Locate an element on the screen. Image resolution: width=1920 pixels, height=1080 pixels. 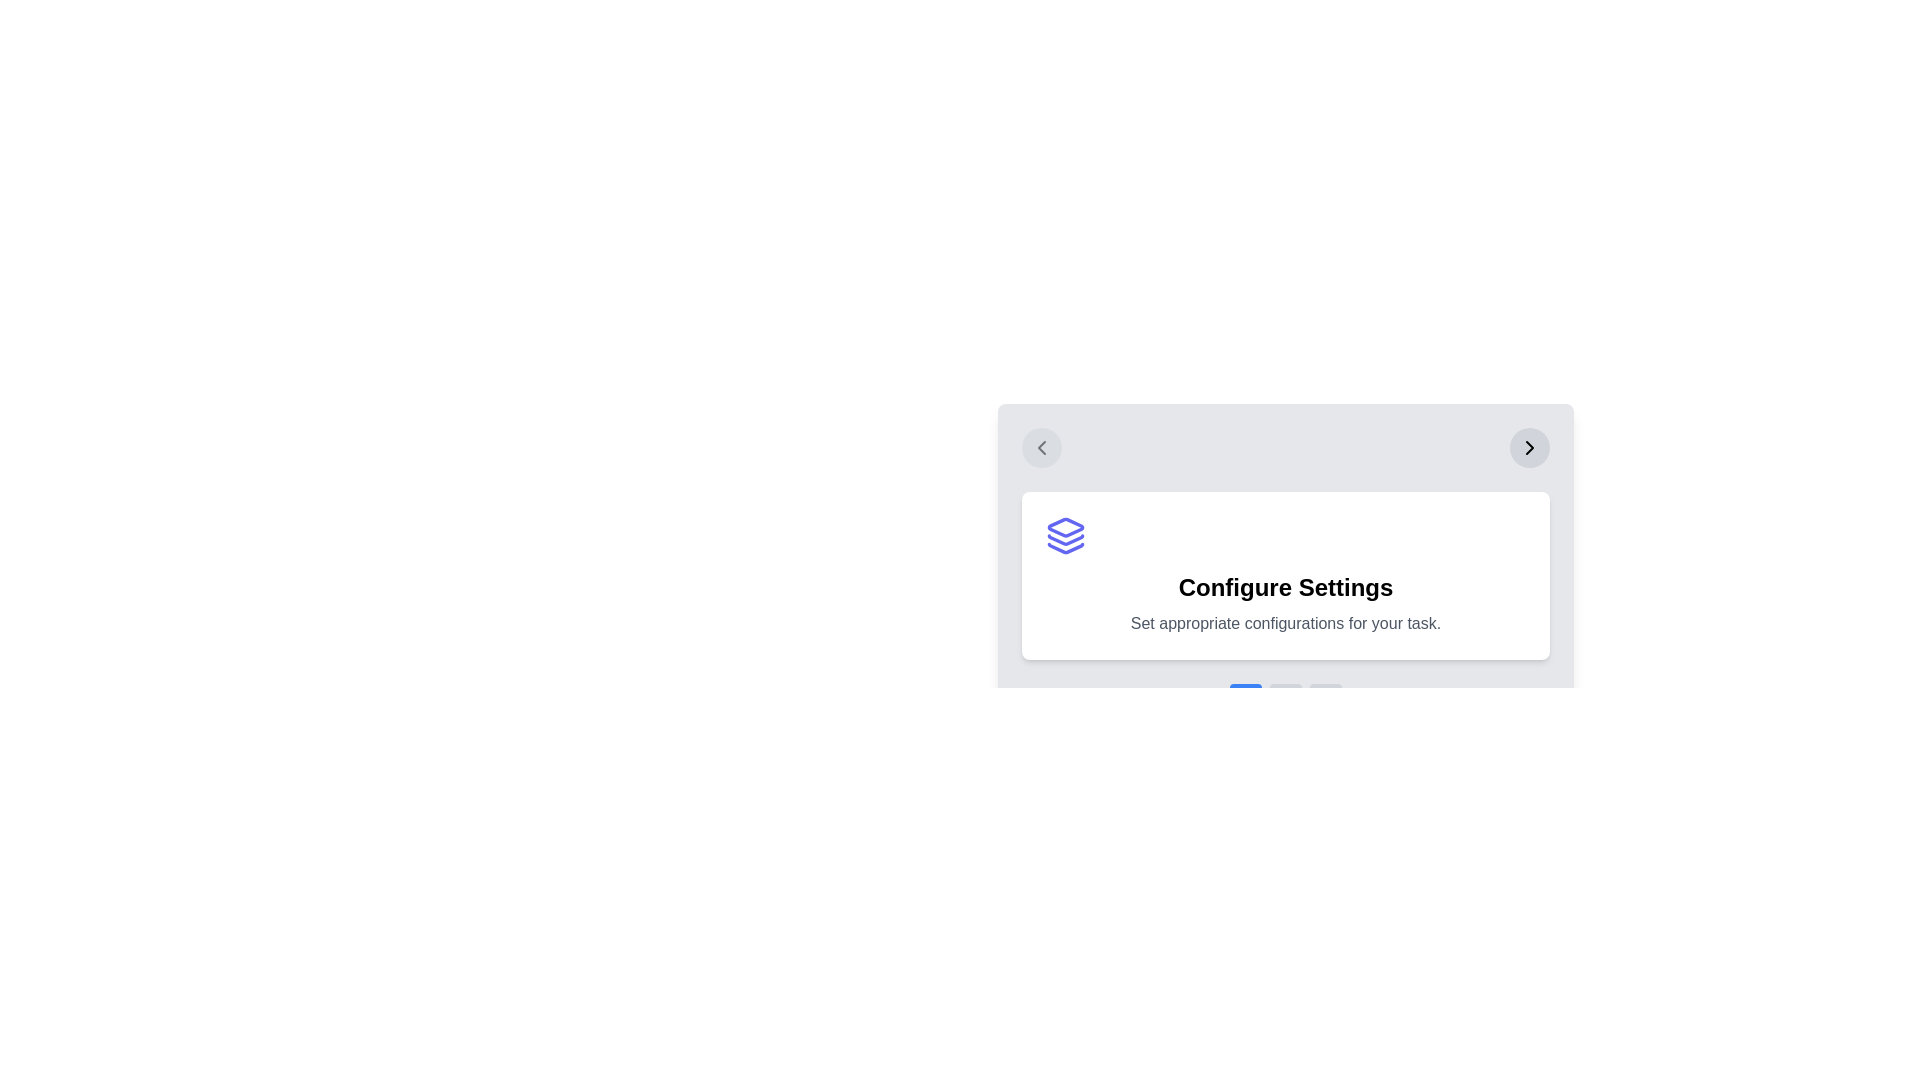
the step indicator corresponding to step 3 is located at coordinates (1325, 686).